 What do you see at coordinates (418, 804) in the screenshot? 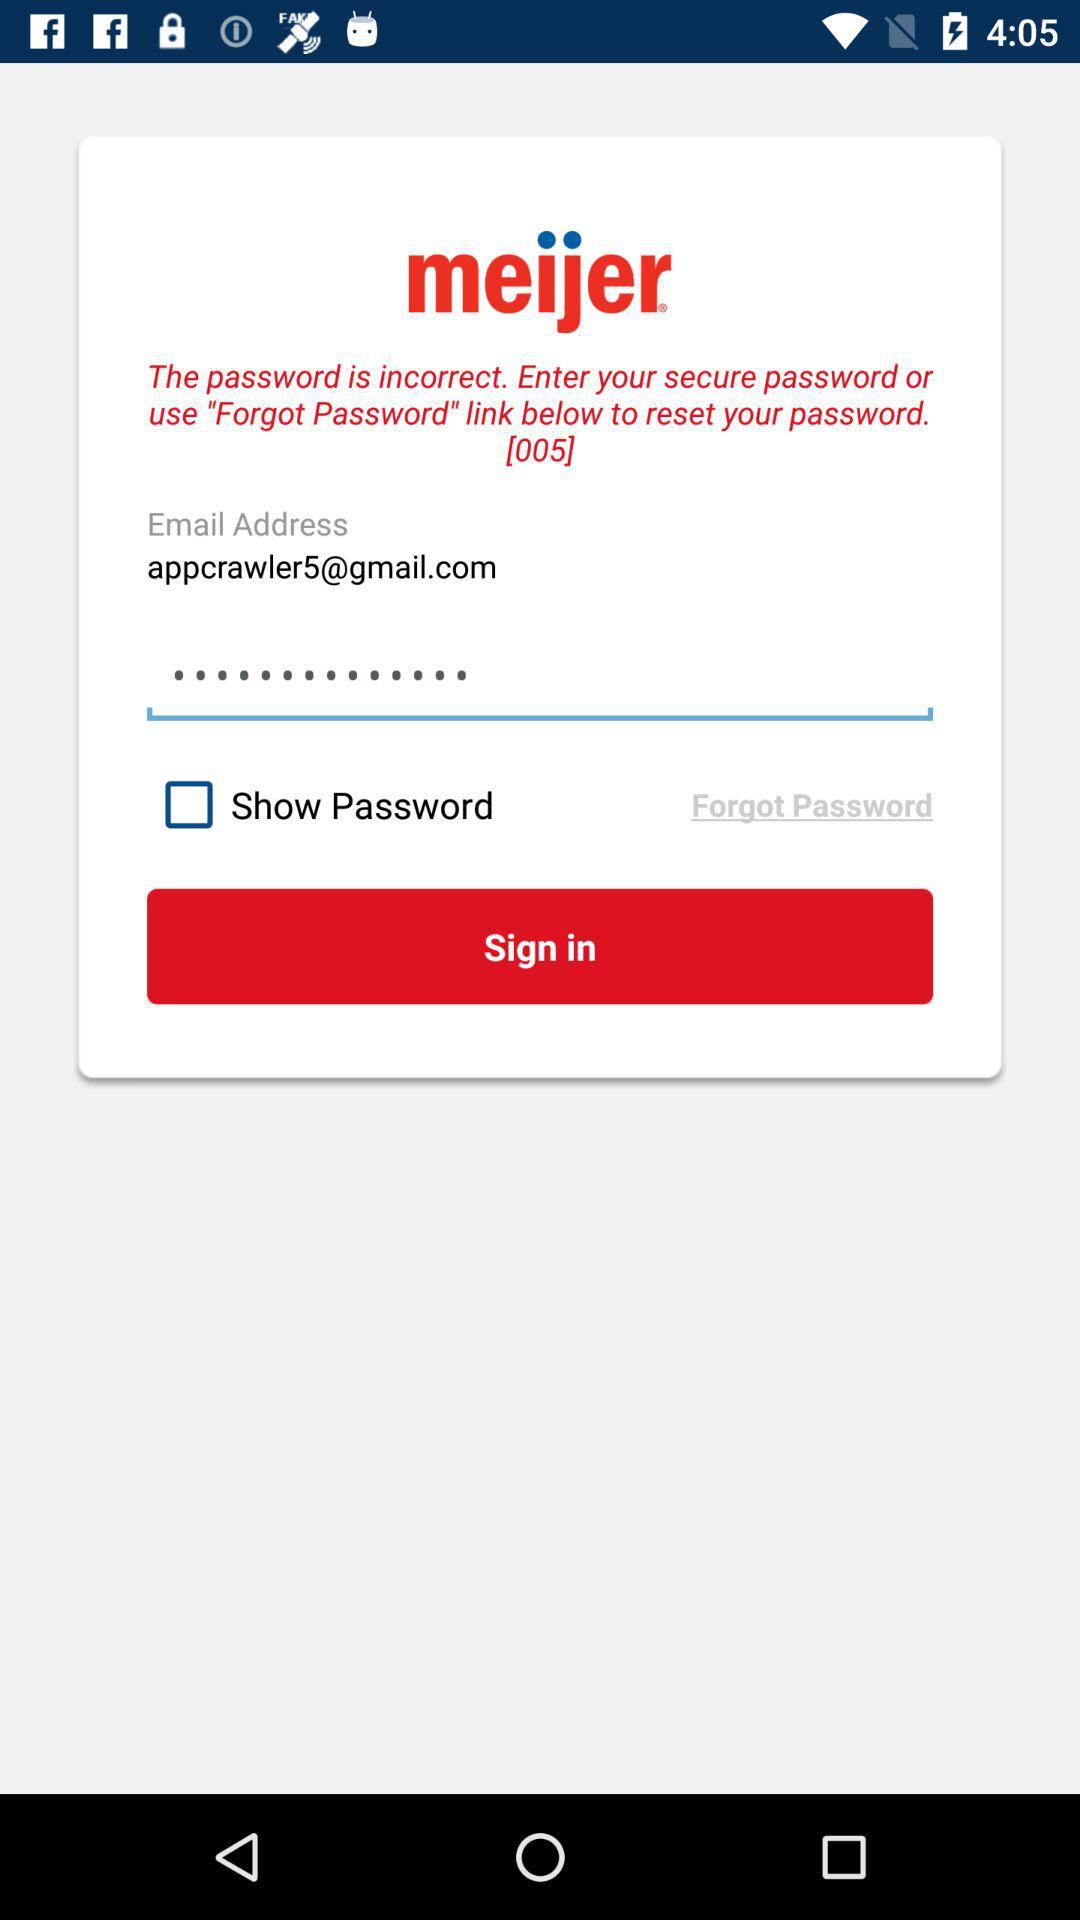
I see `the icon above the sign in item` at bounding box center [418, 804].